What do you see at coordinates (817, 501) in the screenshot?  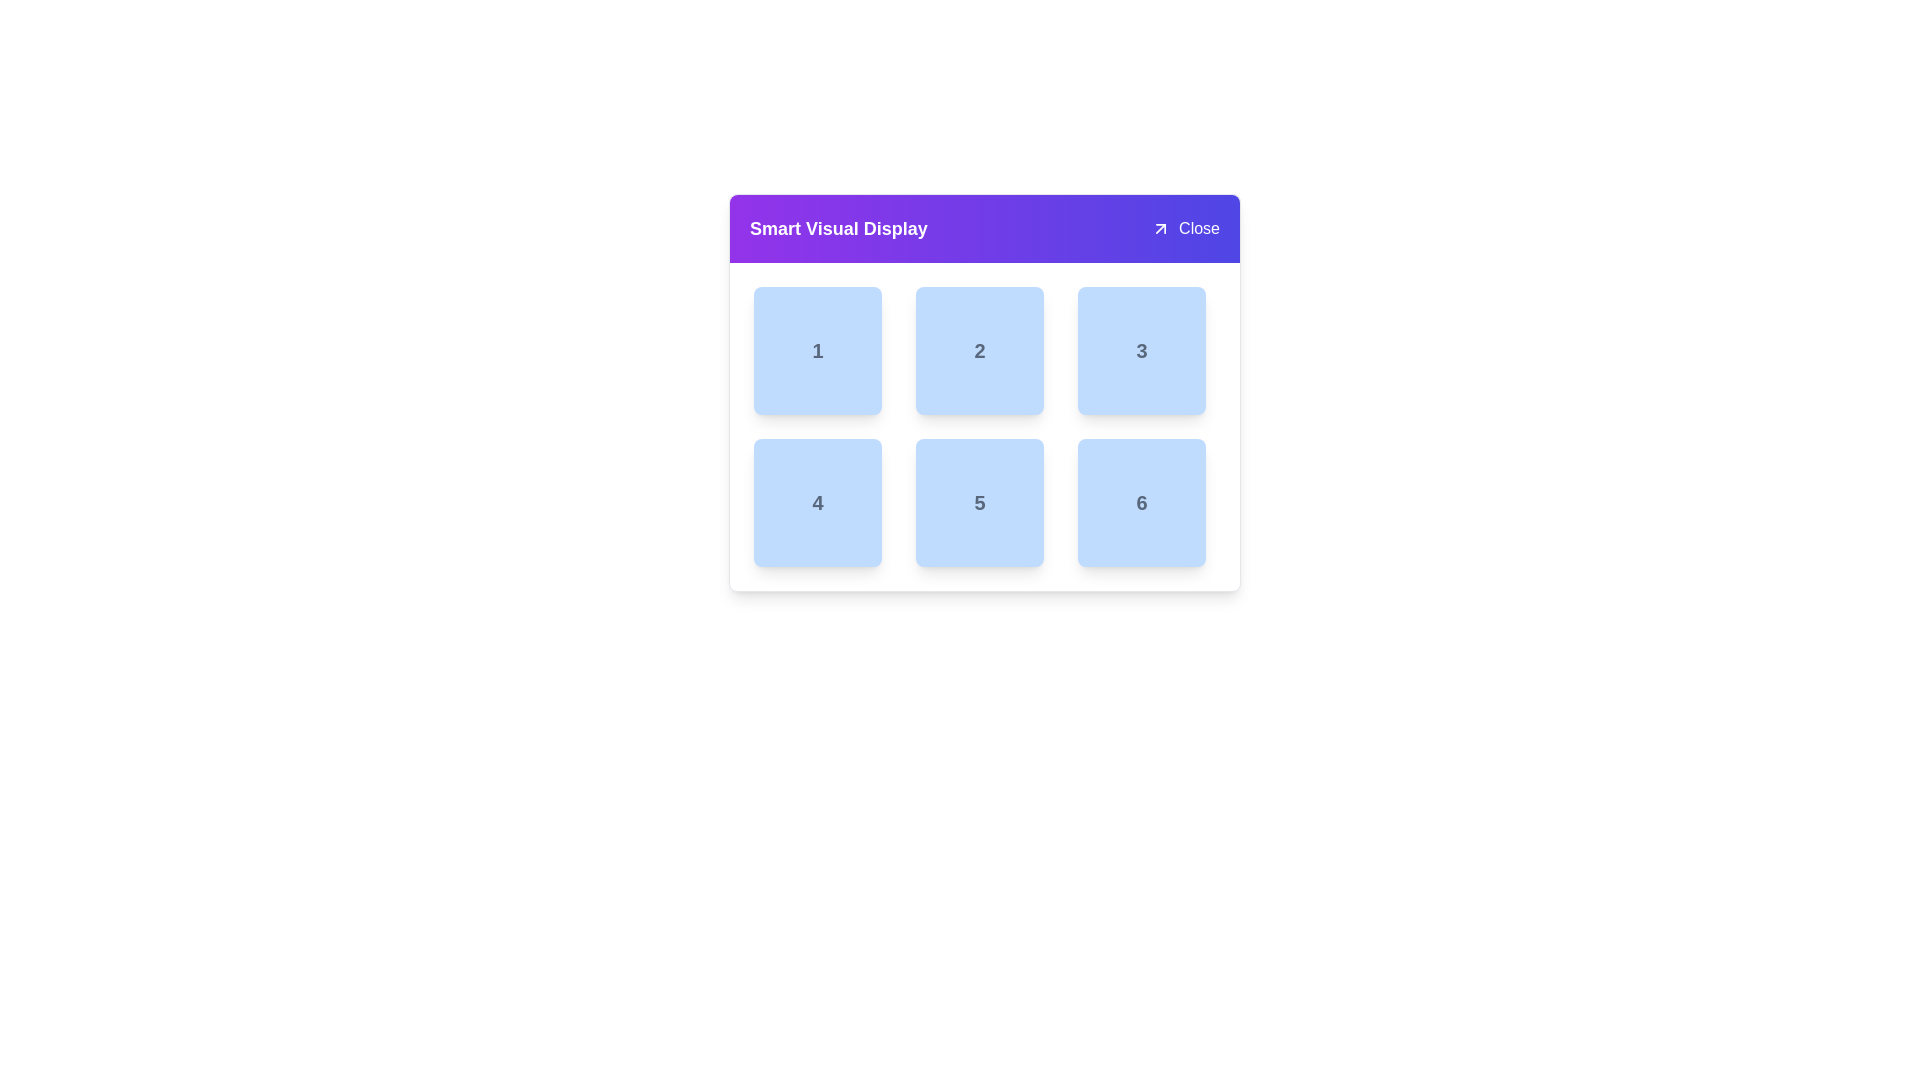 I see `the label or text element located in the second row and first column of the grid, which is centered within a 32x32 rounded blue box` at bounding box center [817, 501].